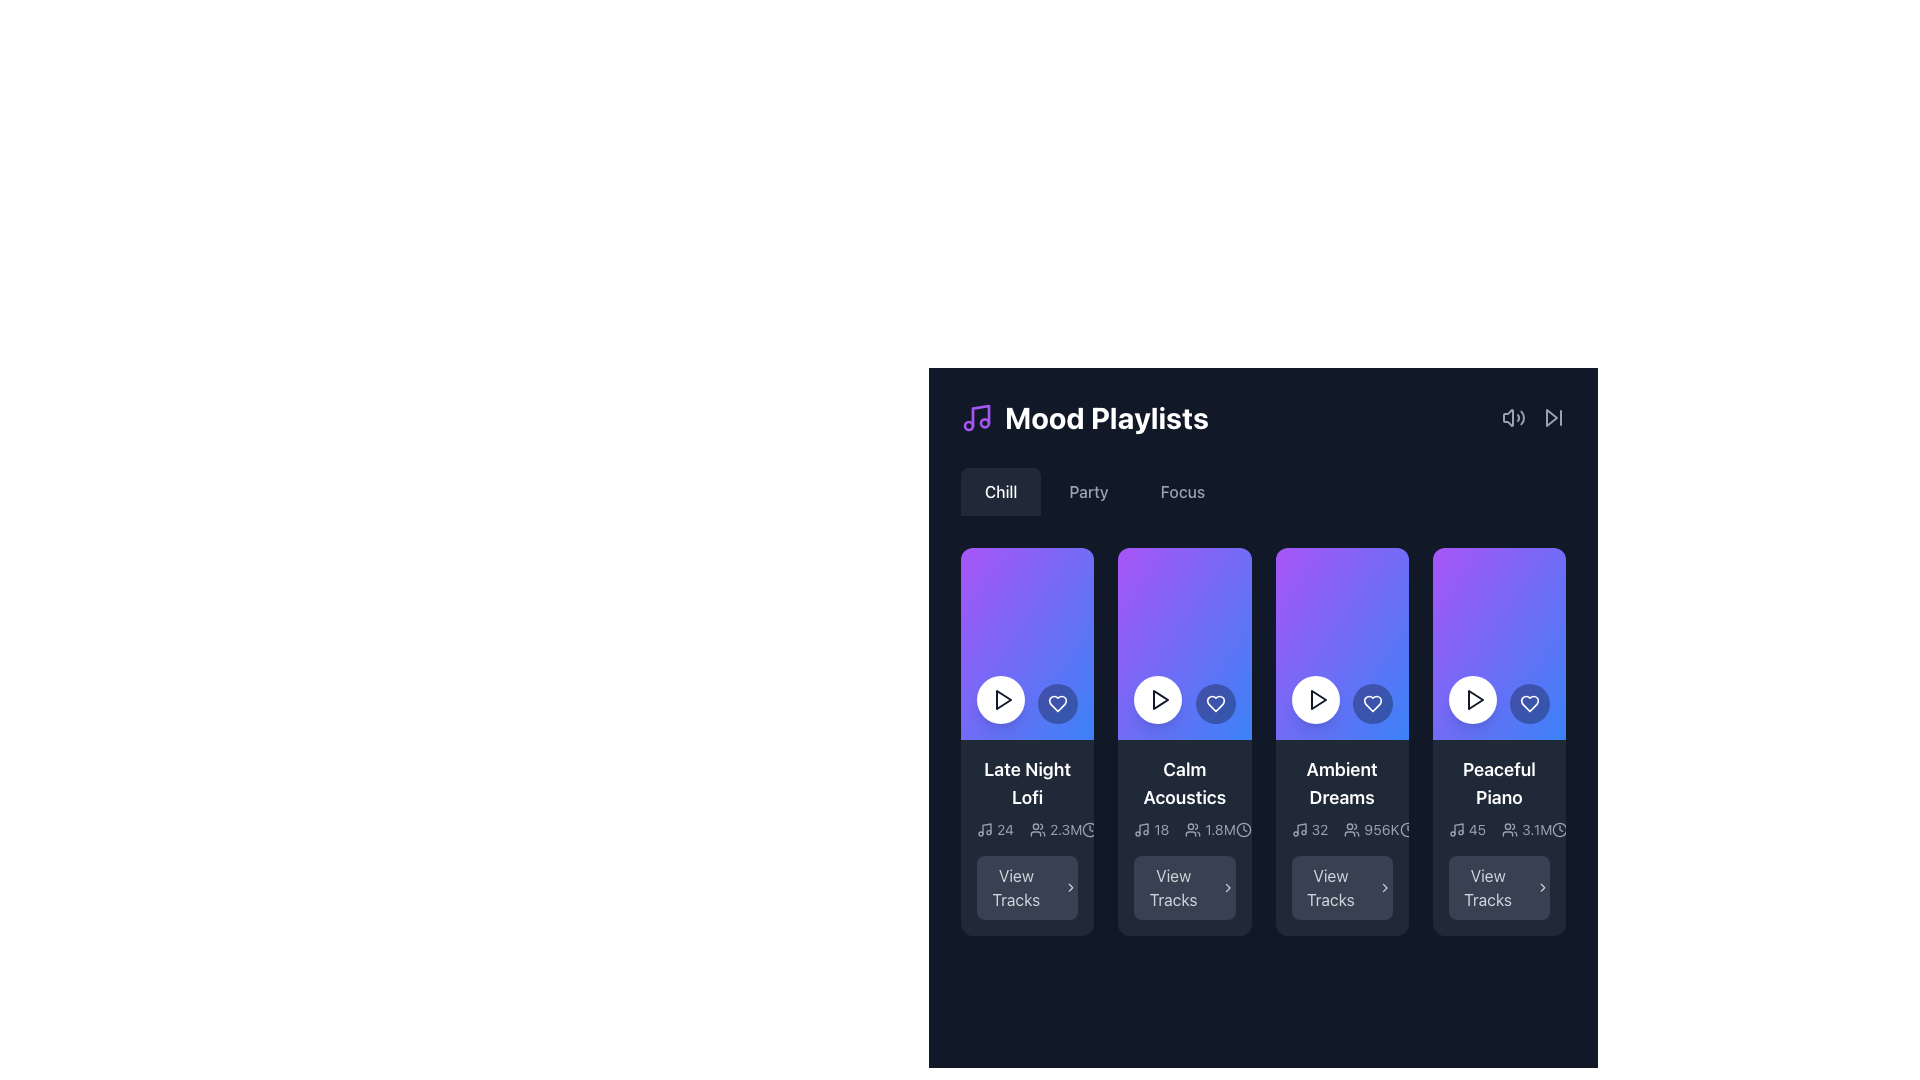 The width and height of the screenshot is (1920, 1080). Describe the element at coordinates (1003, 698) in the screenshot. I see `the play button icon located in the first playlist card labeled 'Late Night Lofi'` at that location.